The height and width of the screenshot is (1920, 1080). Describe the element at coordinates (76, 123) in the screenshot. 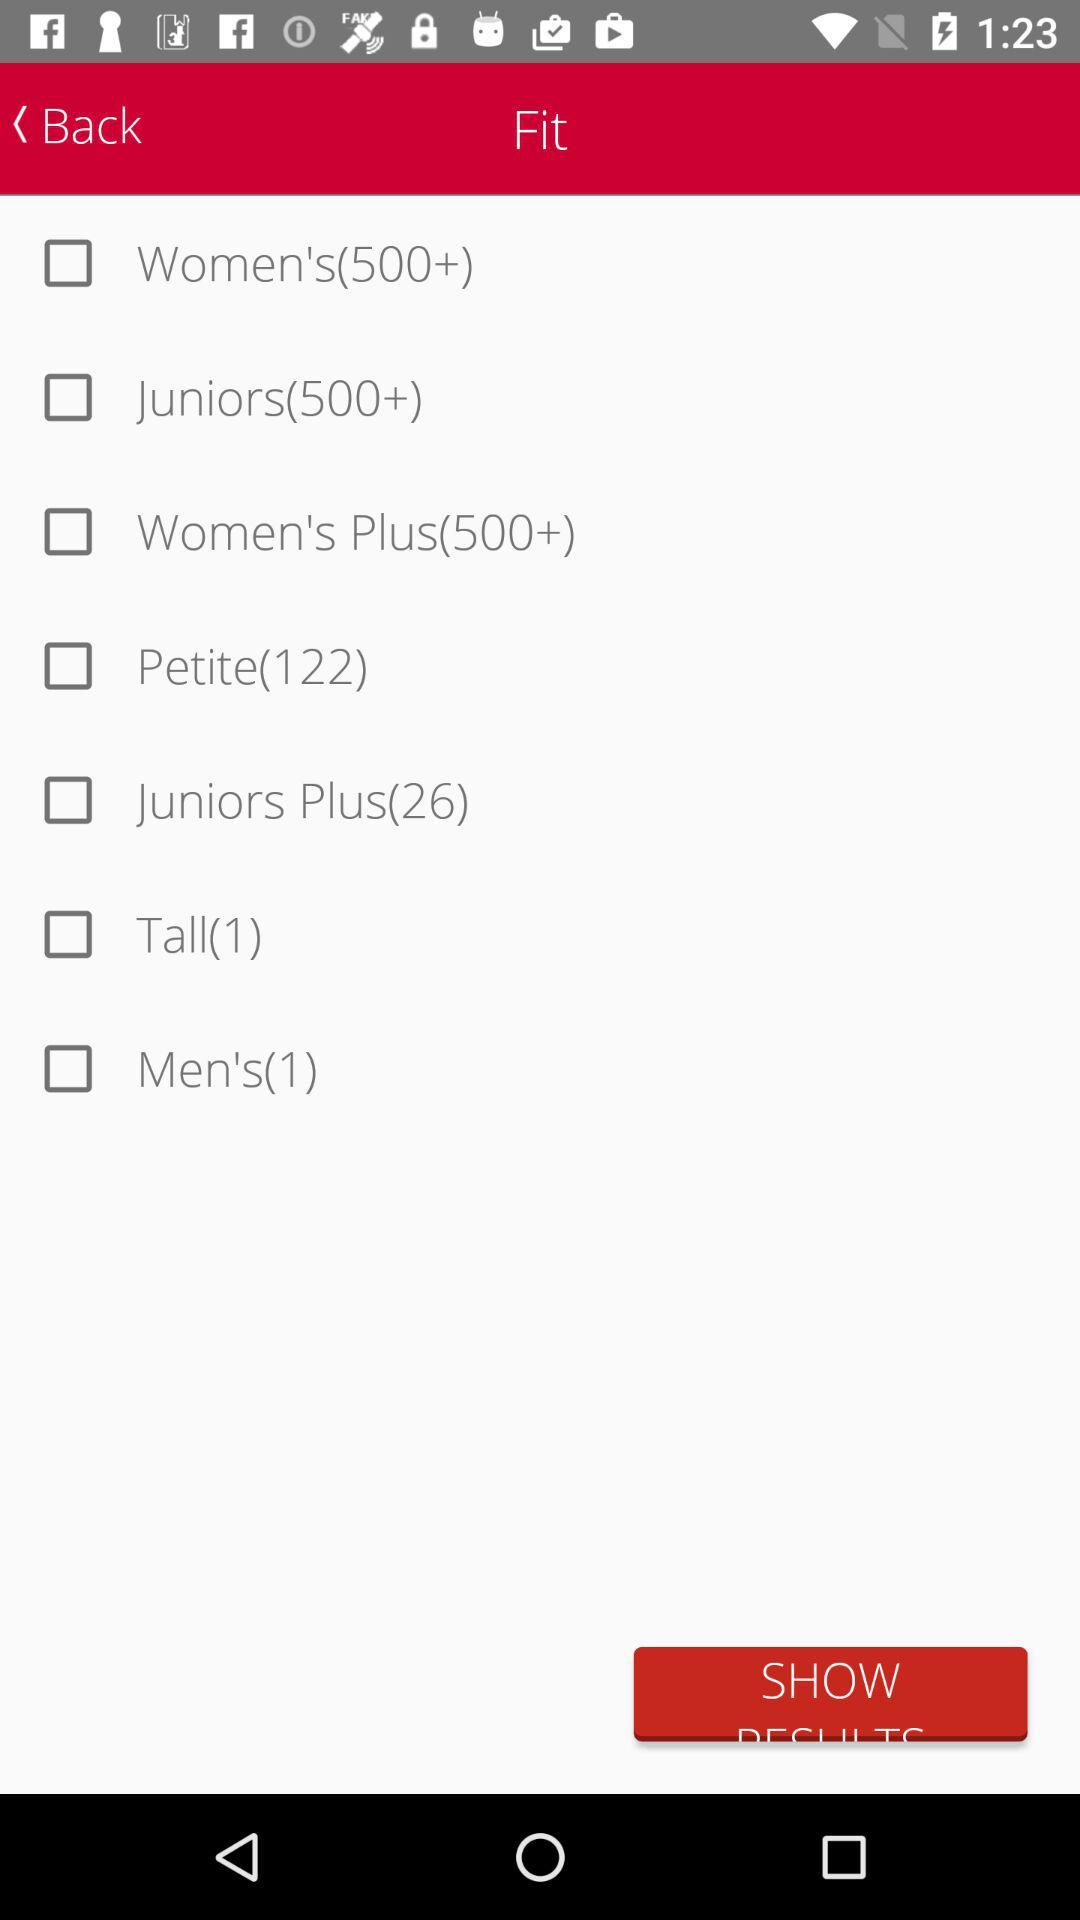

I see `the back item` at that location.